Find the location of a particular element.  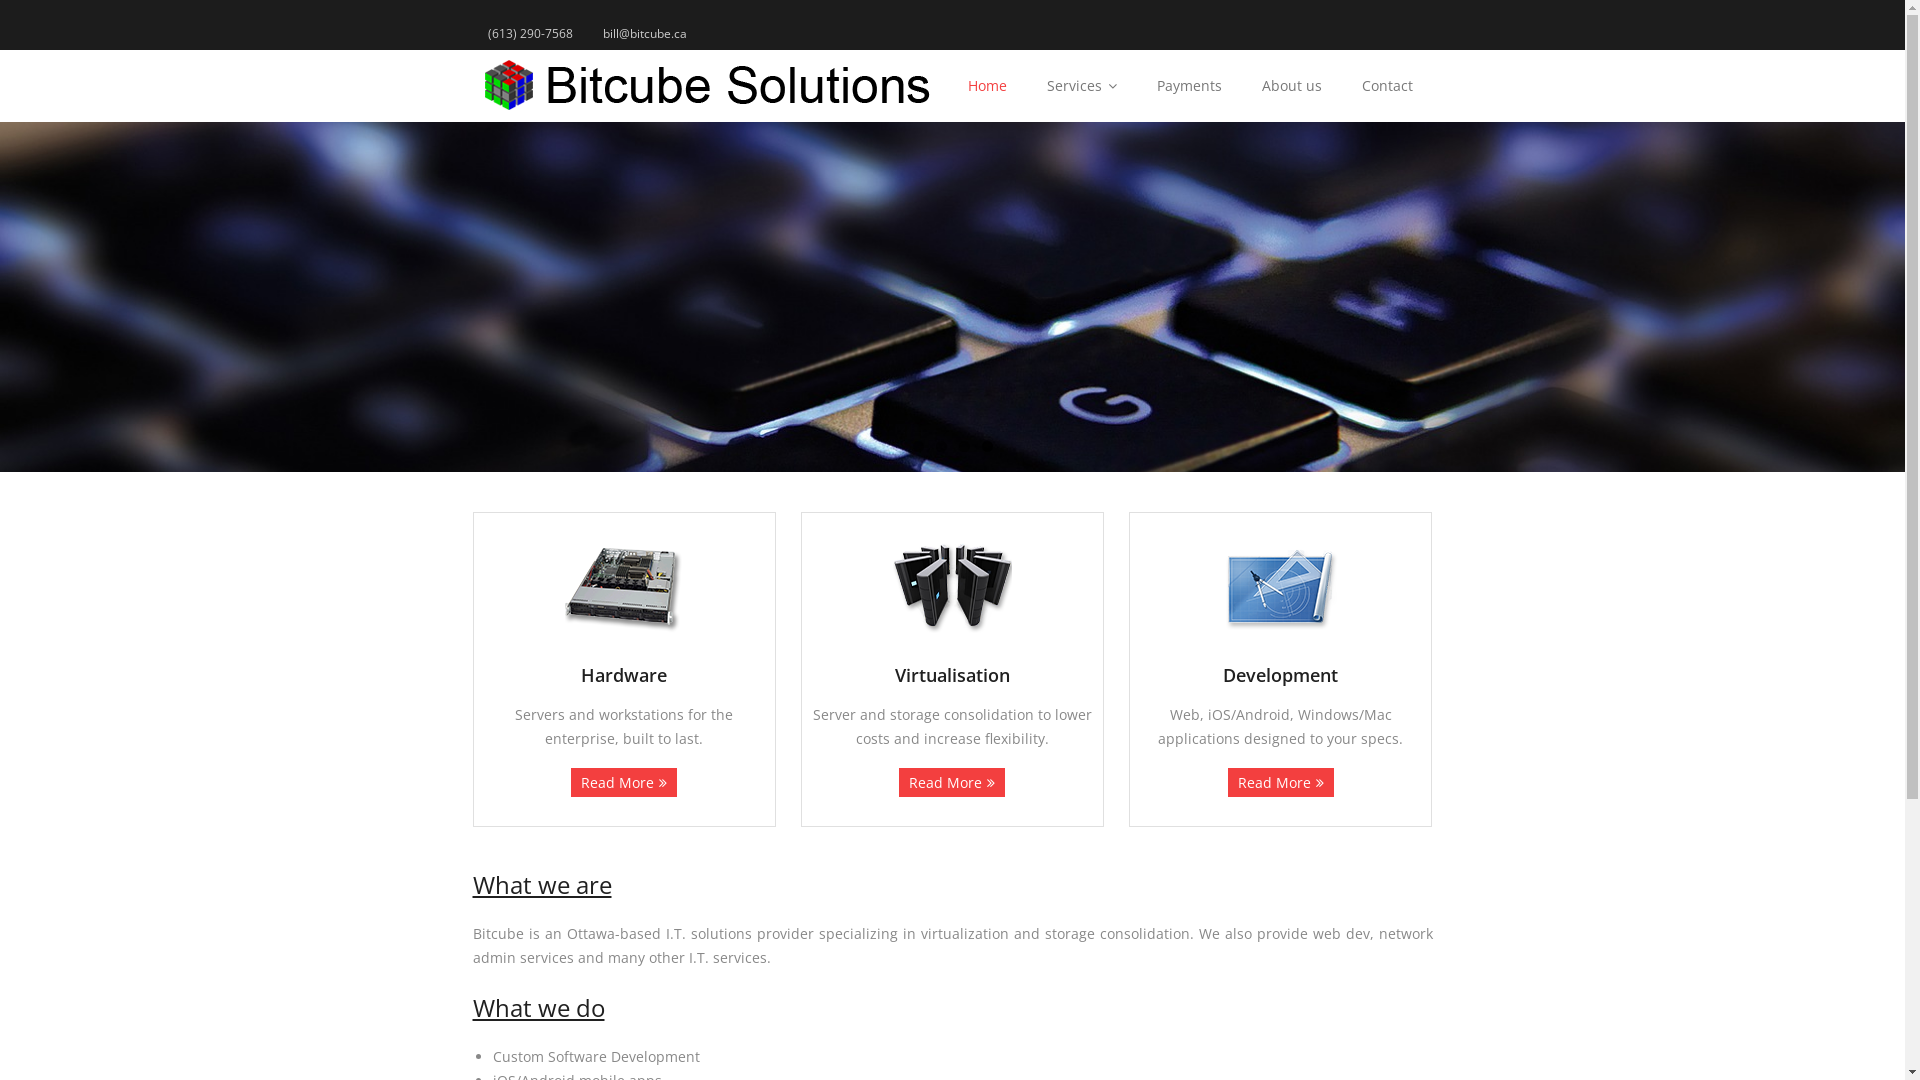

'bill@bitcube.ca' is located at coordinates (644, 33).